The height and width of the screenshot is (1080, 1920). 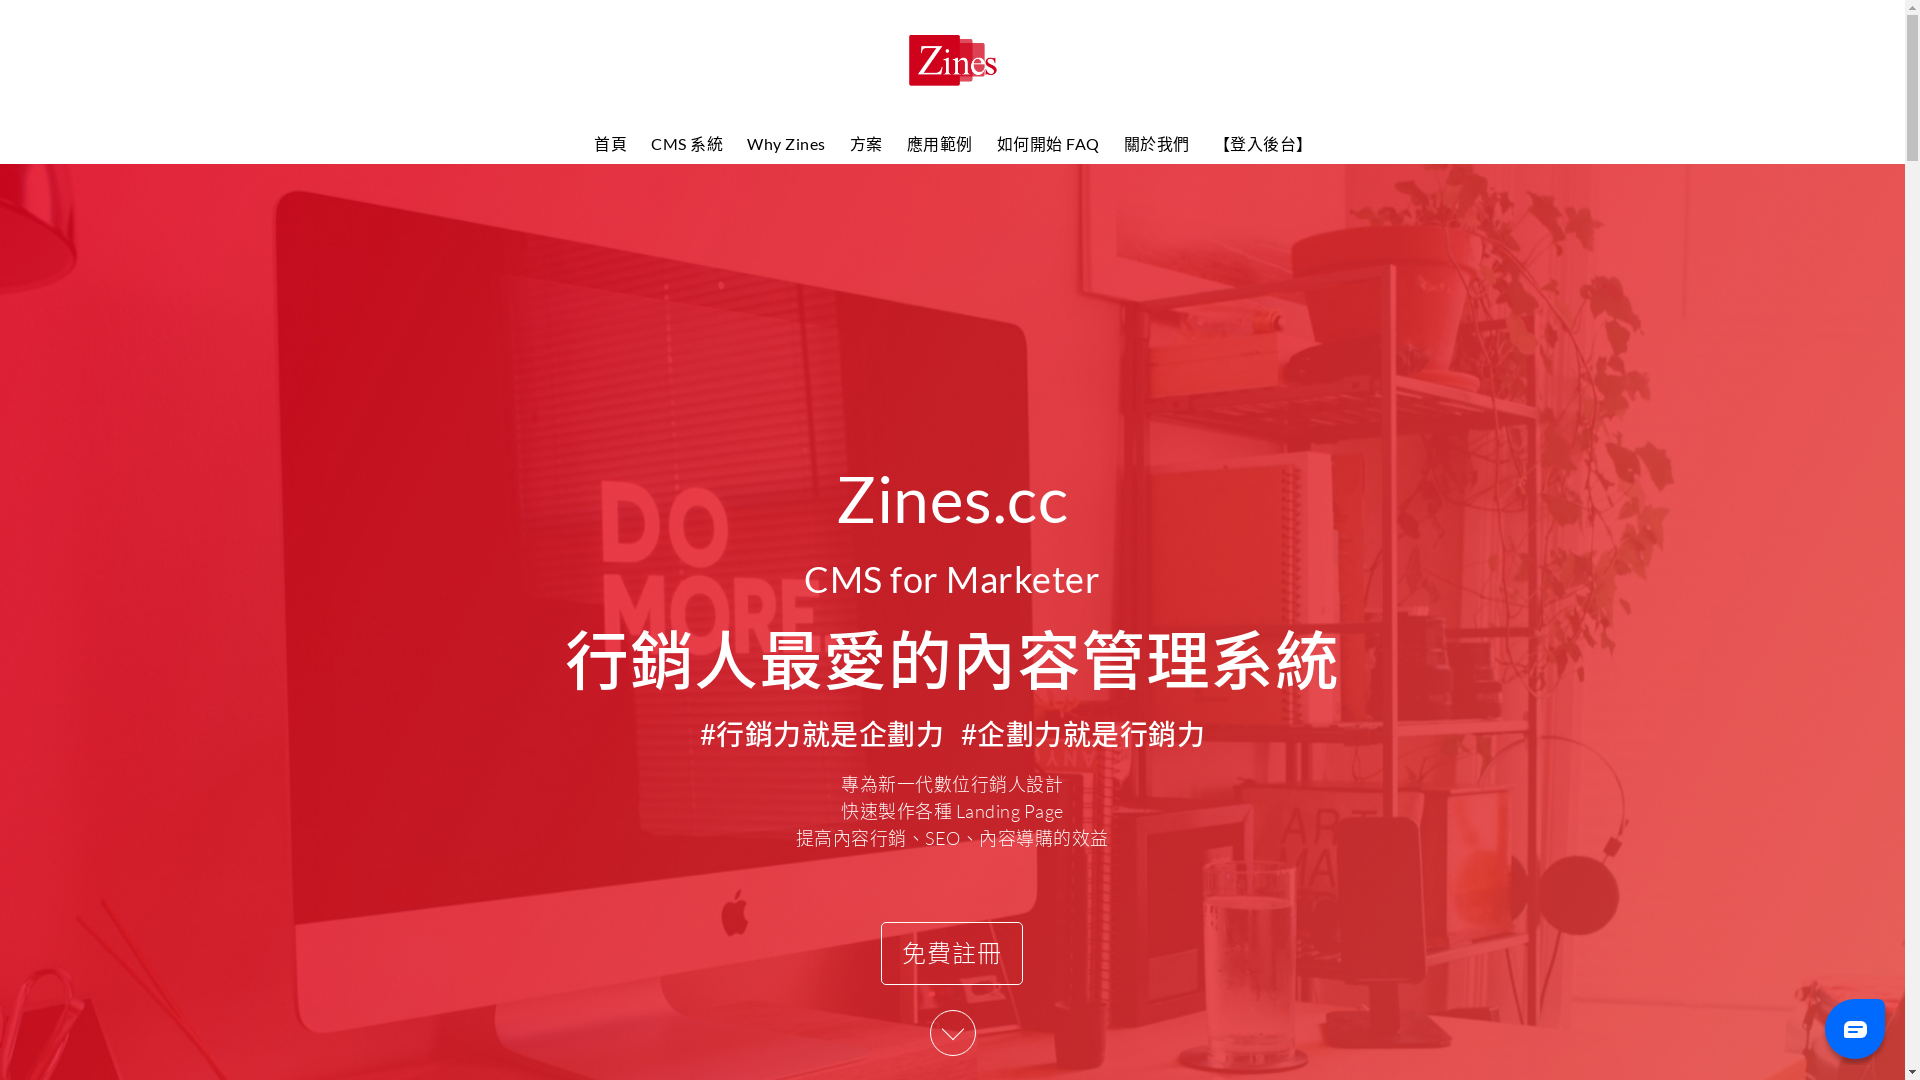 What do you see at coordinates (785, 142) in the screenshot?
I see `'Why Zines'` at bounding box center [785, 142].